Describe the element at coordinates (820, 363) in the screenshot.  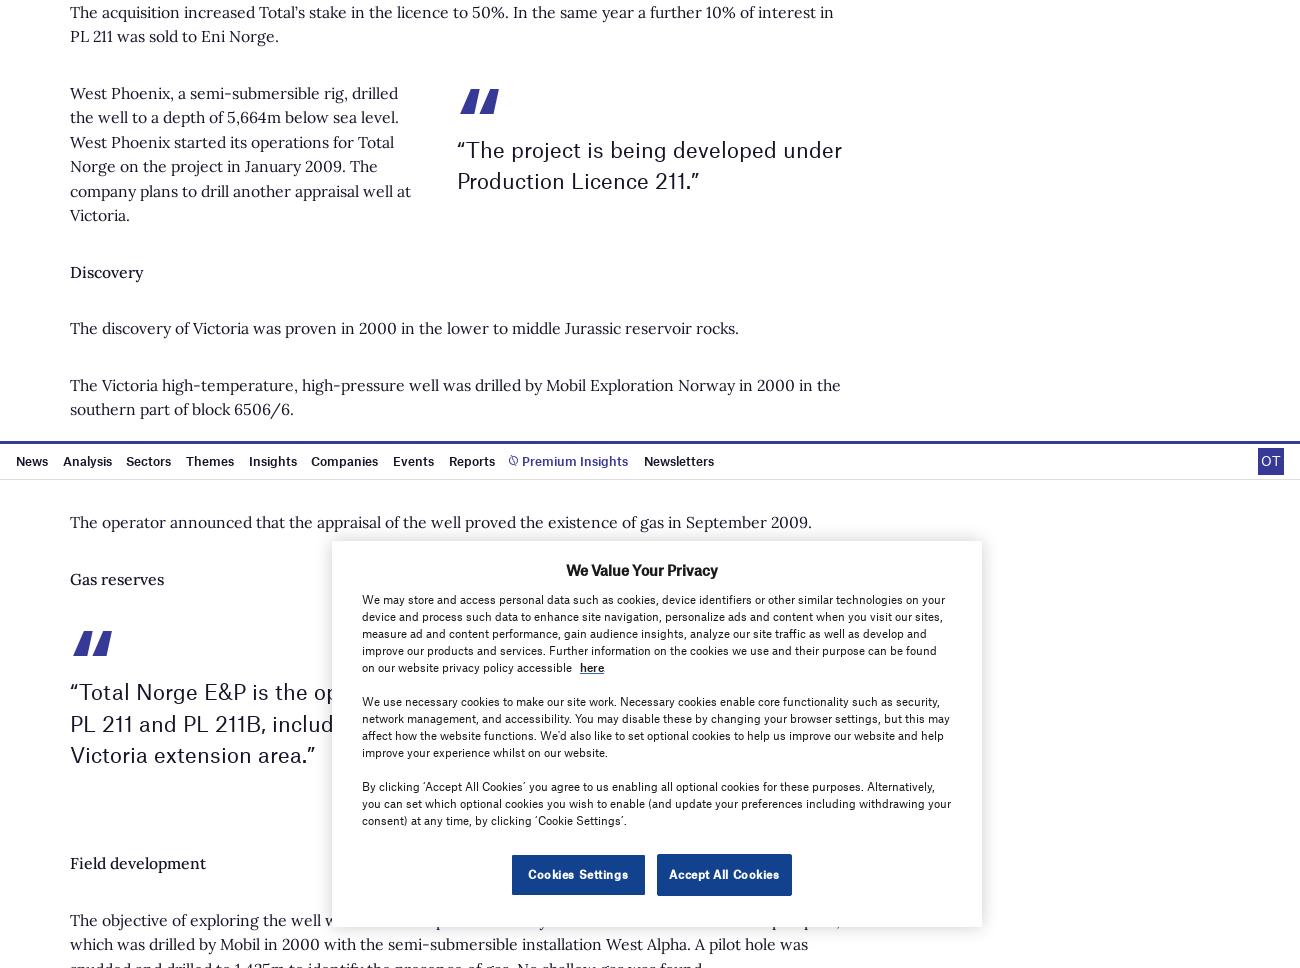
I see `'Newsletters'` at that location.